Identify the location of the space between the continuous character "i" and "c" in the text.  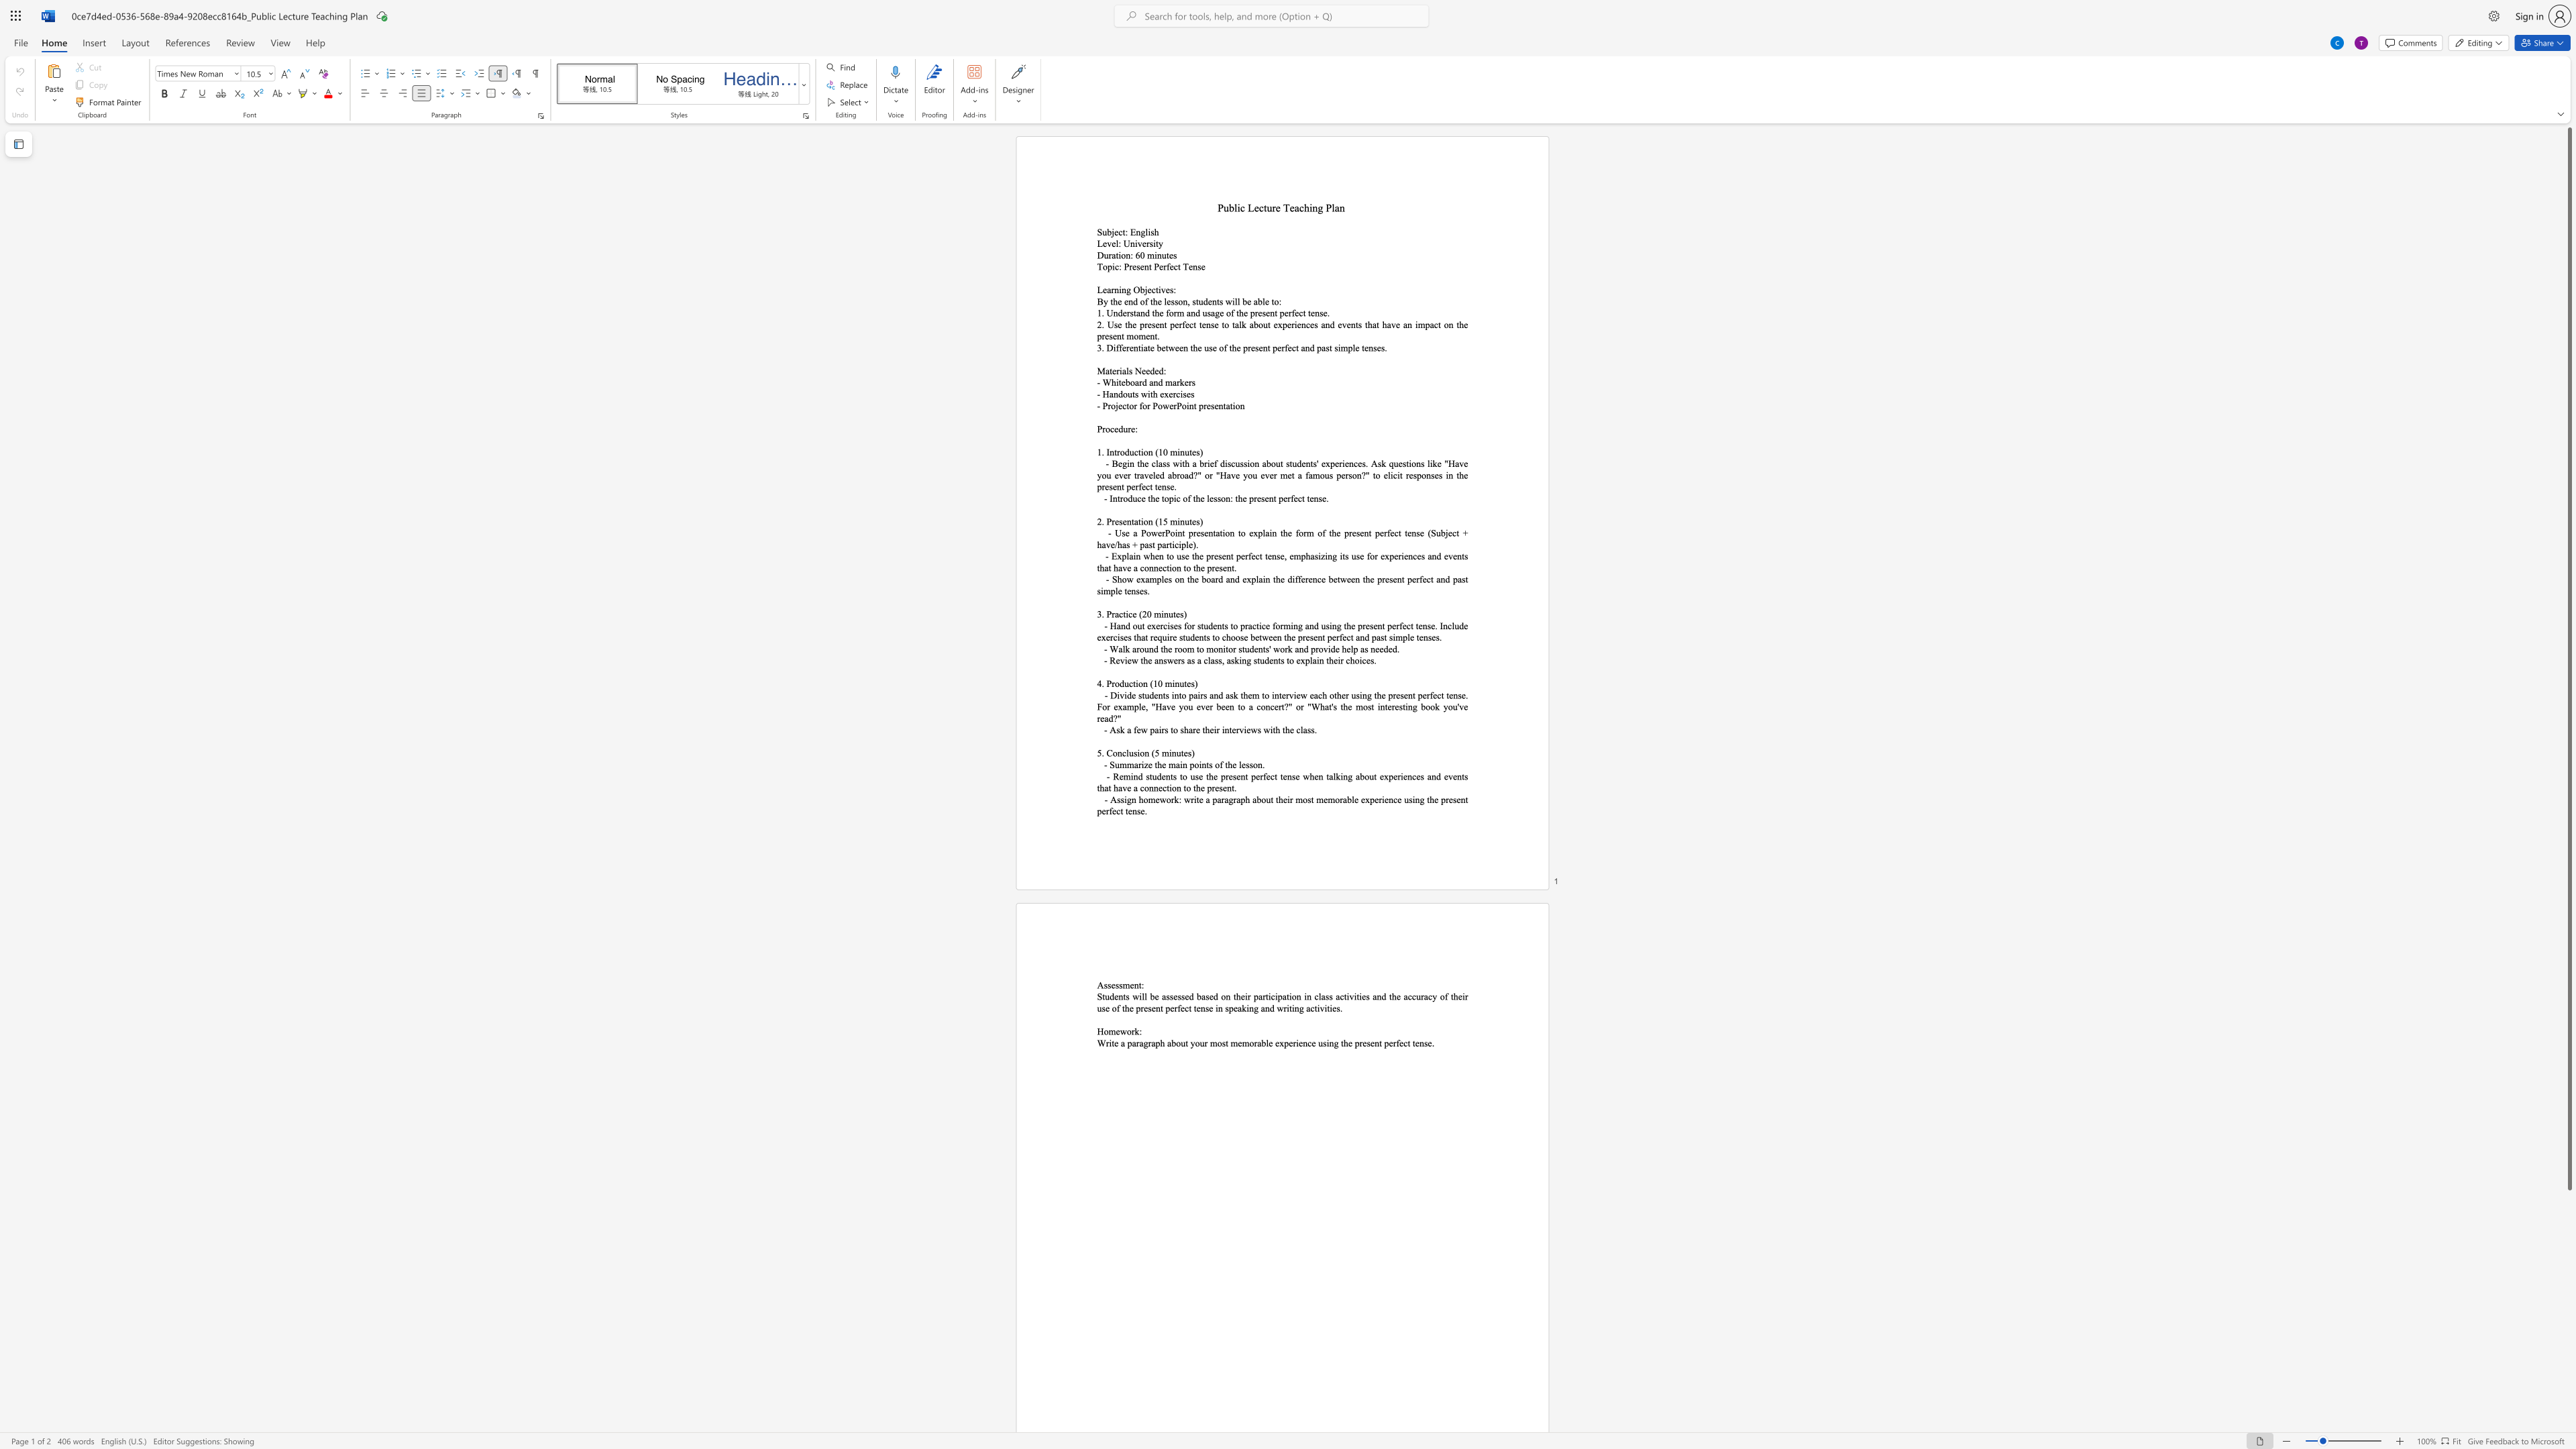
(1392, 474).